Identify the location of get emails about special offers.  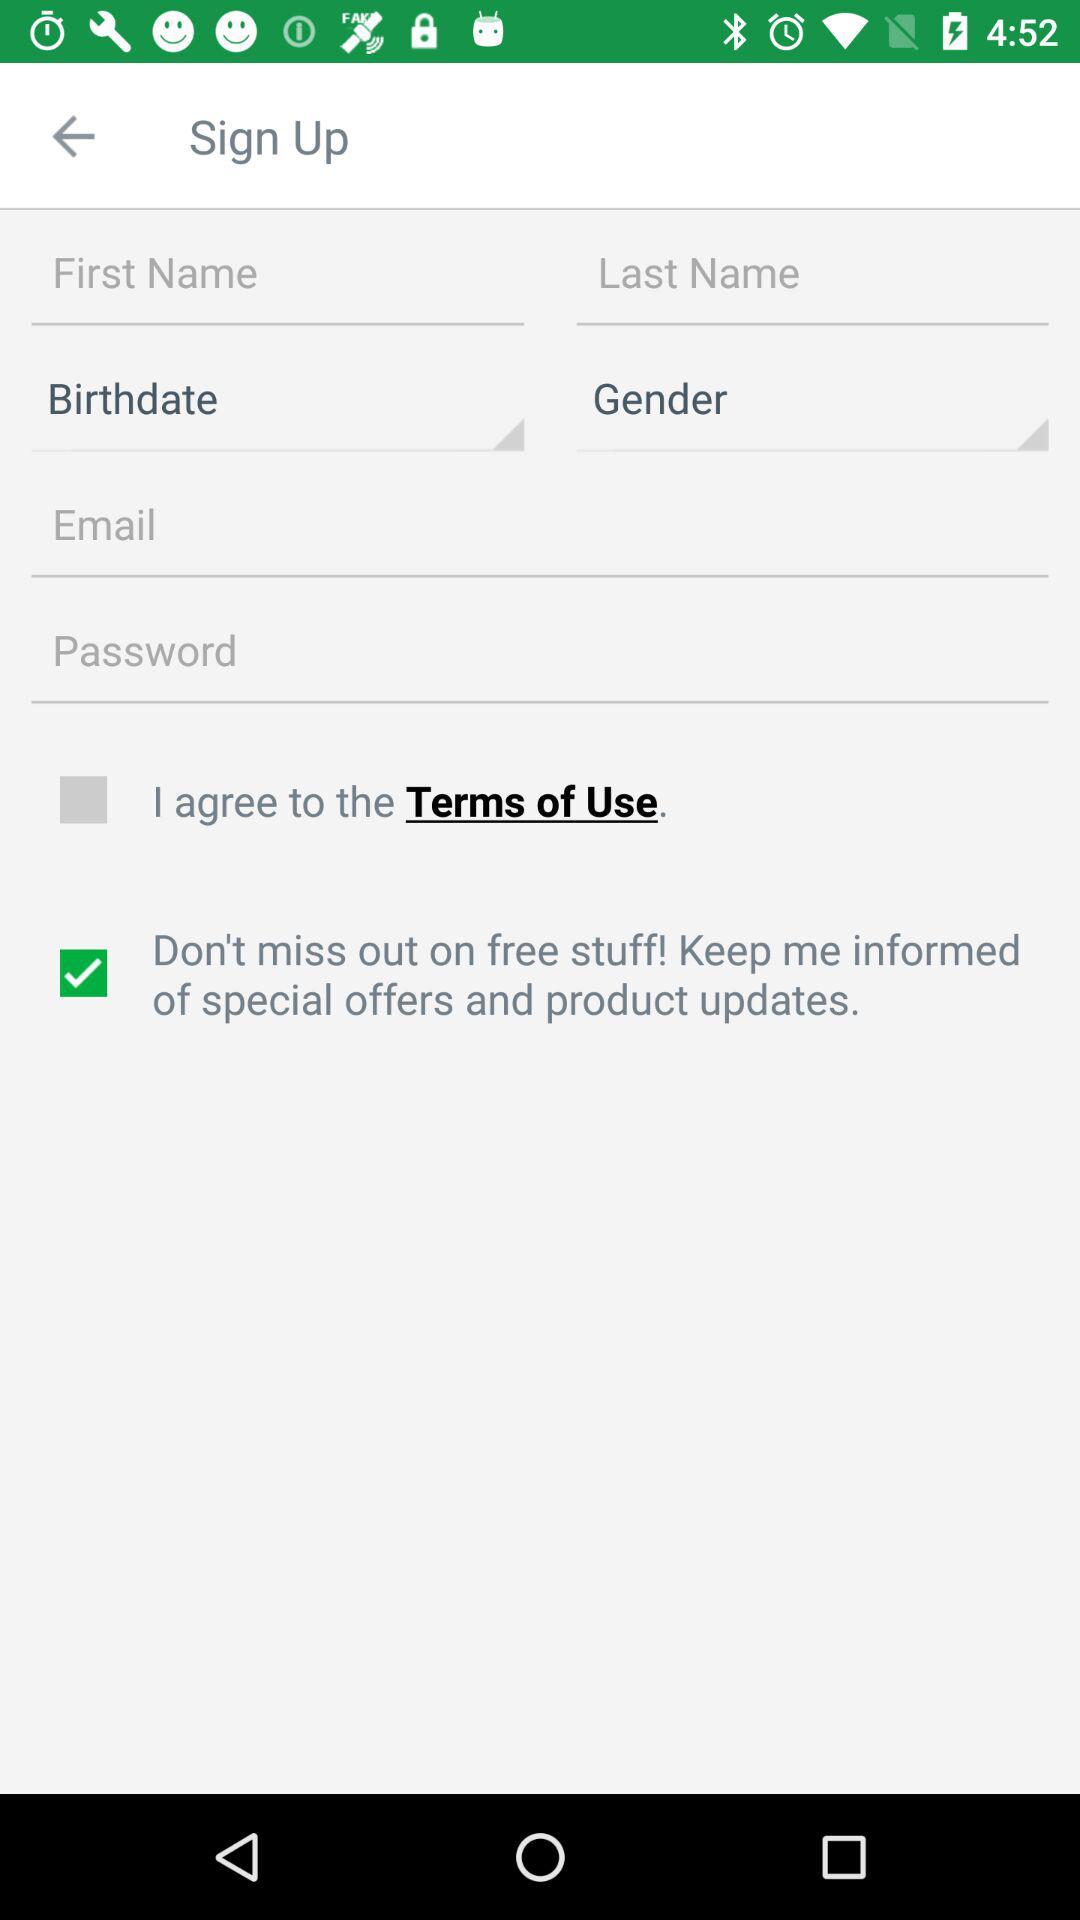
(85, 973).